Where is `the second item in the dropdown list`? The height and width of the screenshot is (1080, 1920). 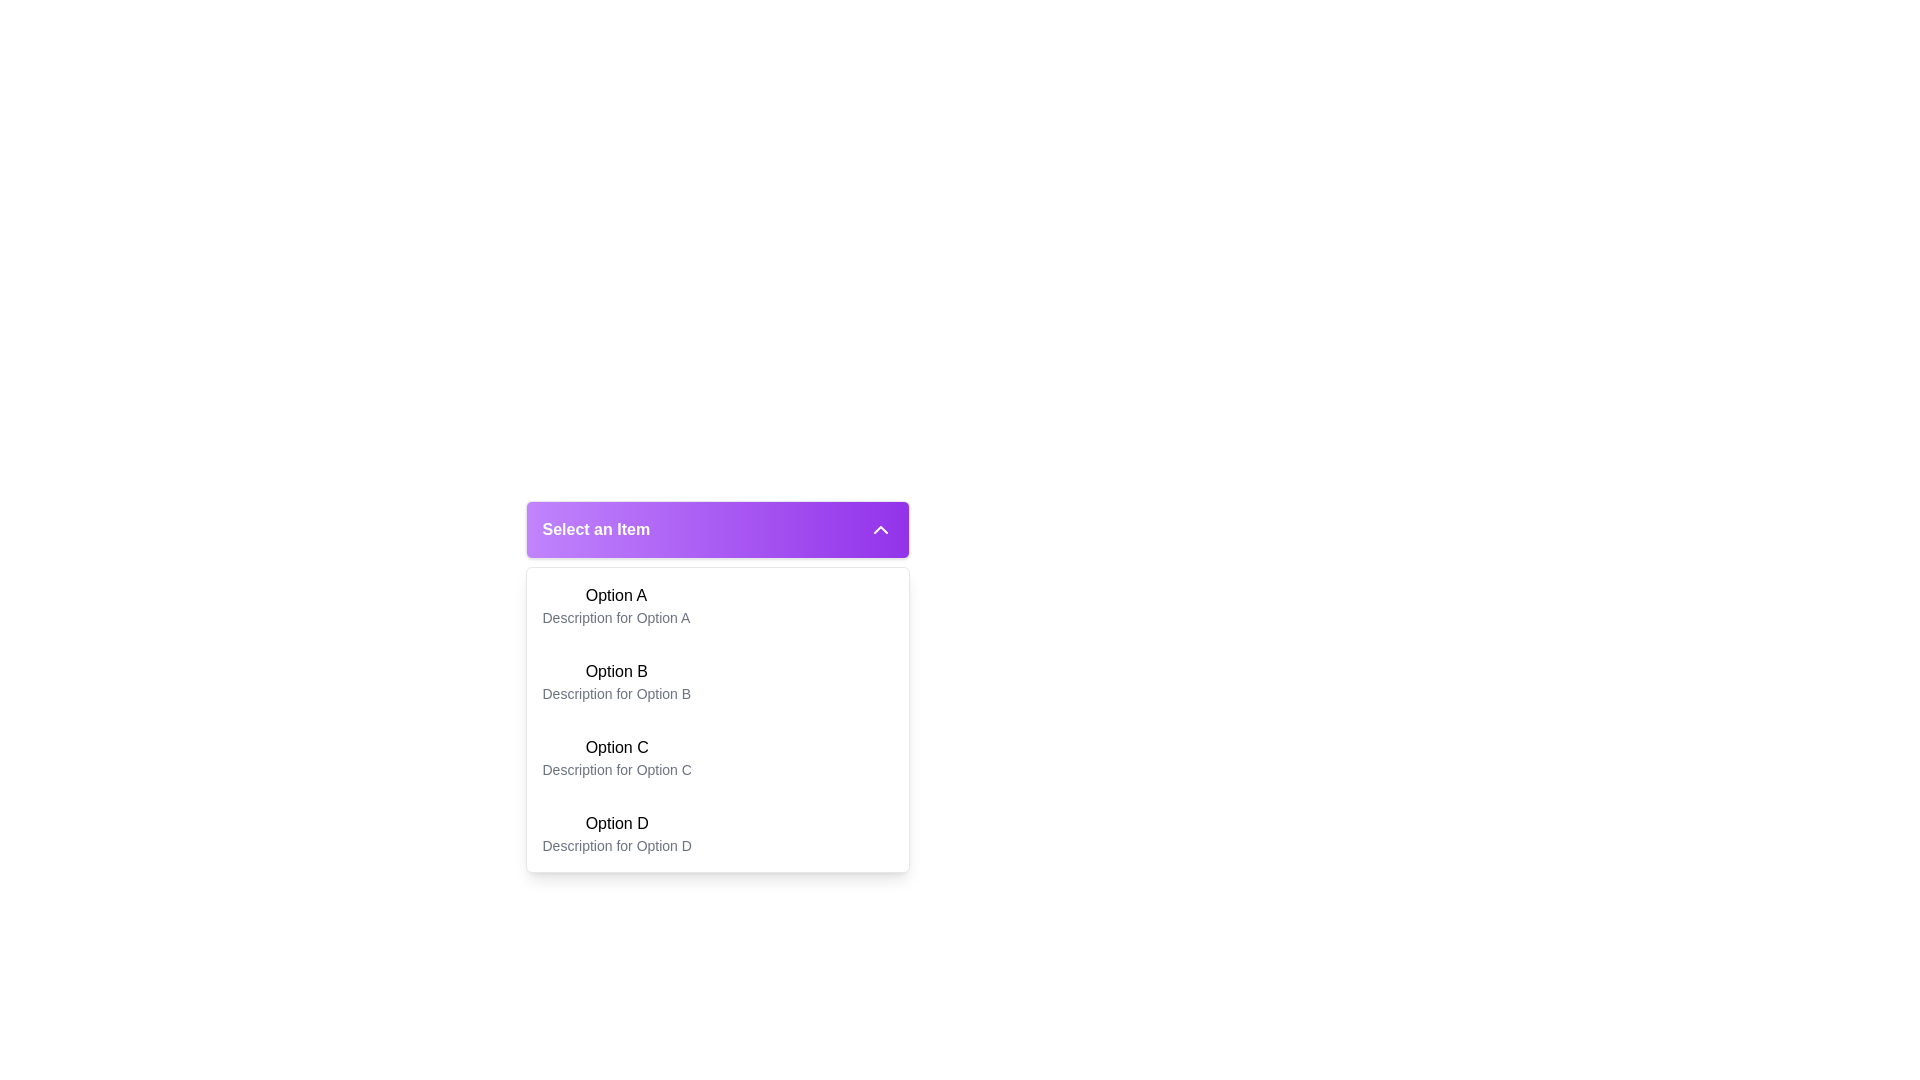
the second item in the dropdown list is located at coordinates (717, 681).